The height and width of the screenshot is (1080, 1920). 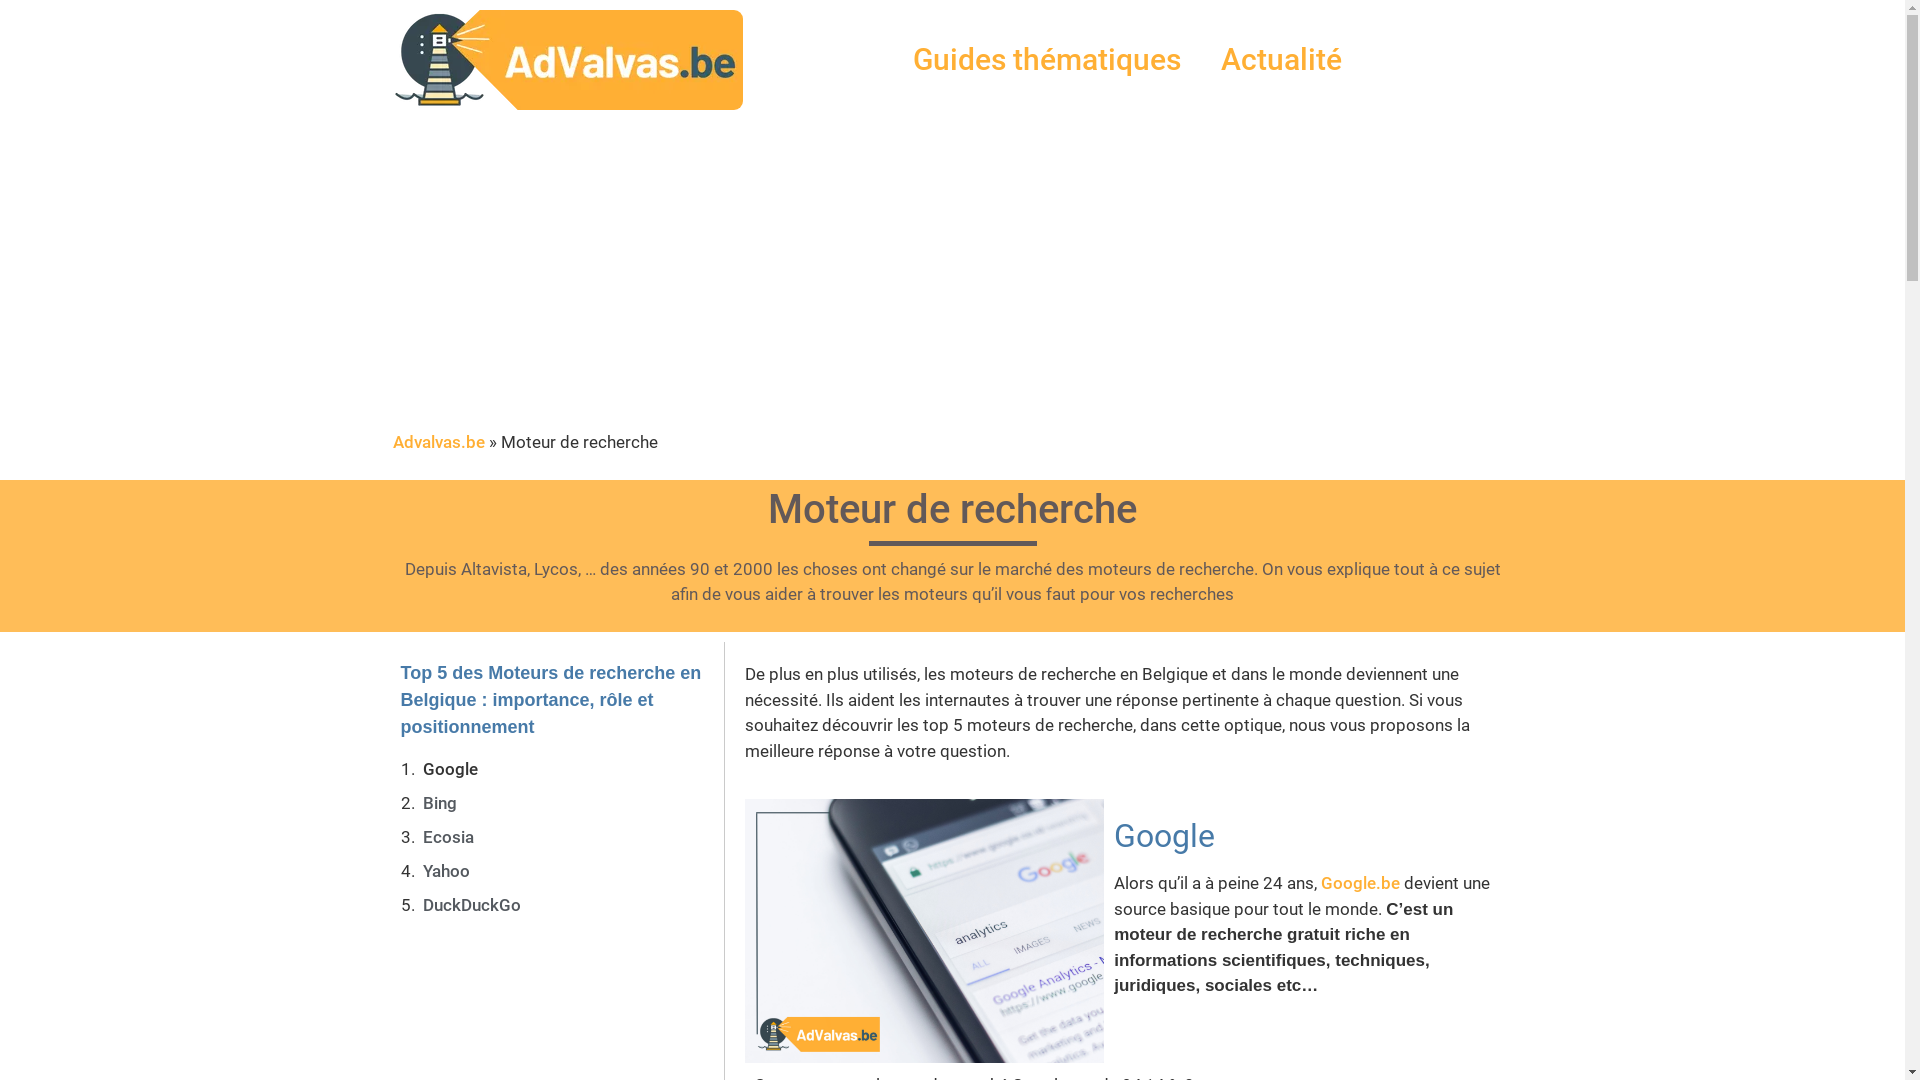 What do you see at coordinates (436, 441) in the screenshot?
I see `'Advalvas.be'` at bounding box center [436, 441].